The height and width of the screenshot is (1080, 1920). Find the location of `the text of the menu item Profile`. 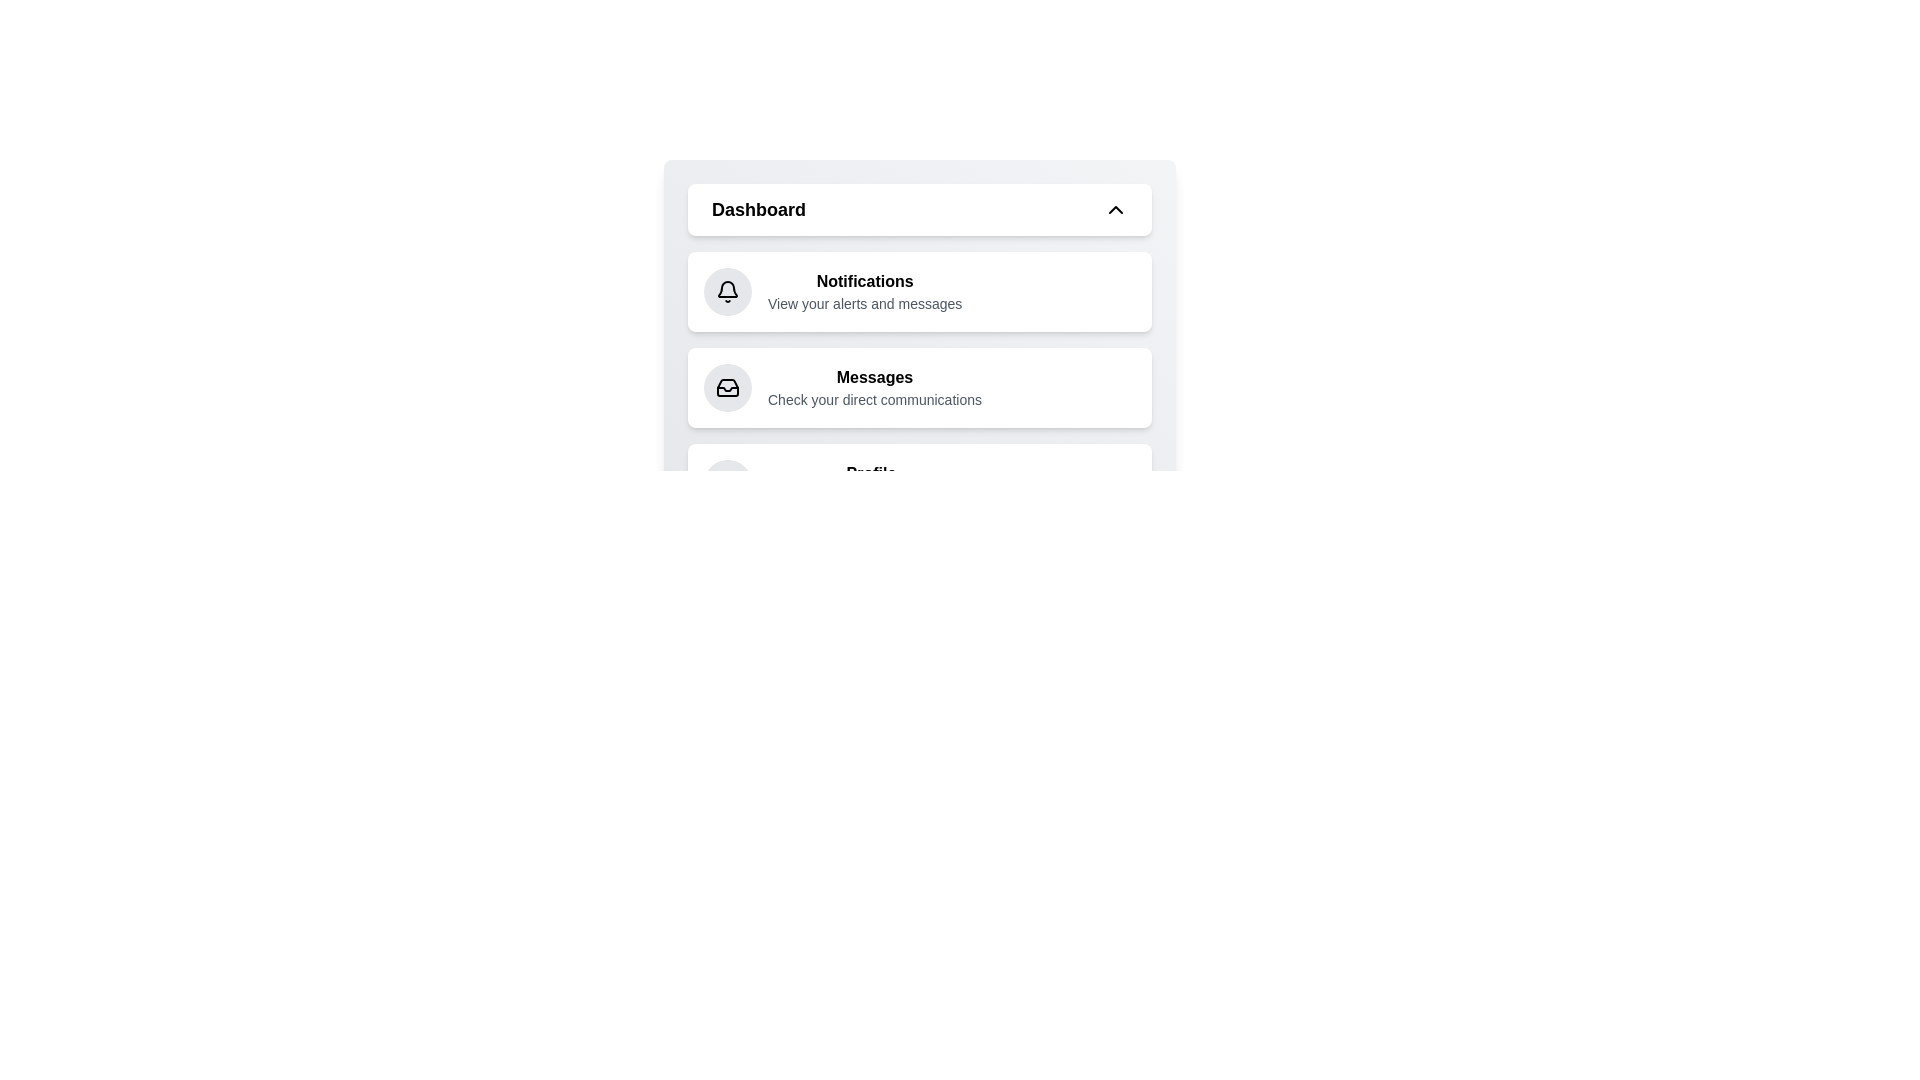

the text of the menu item Profile is located at coordinates (870, 474).